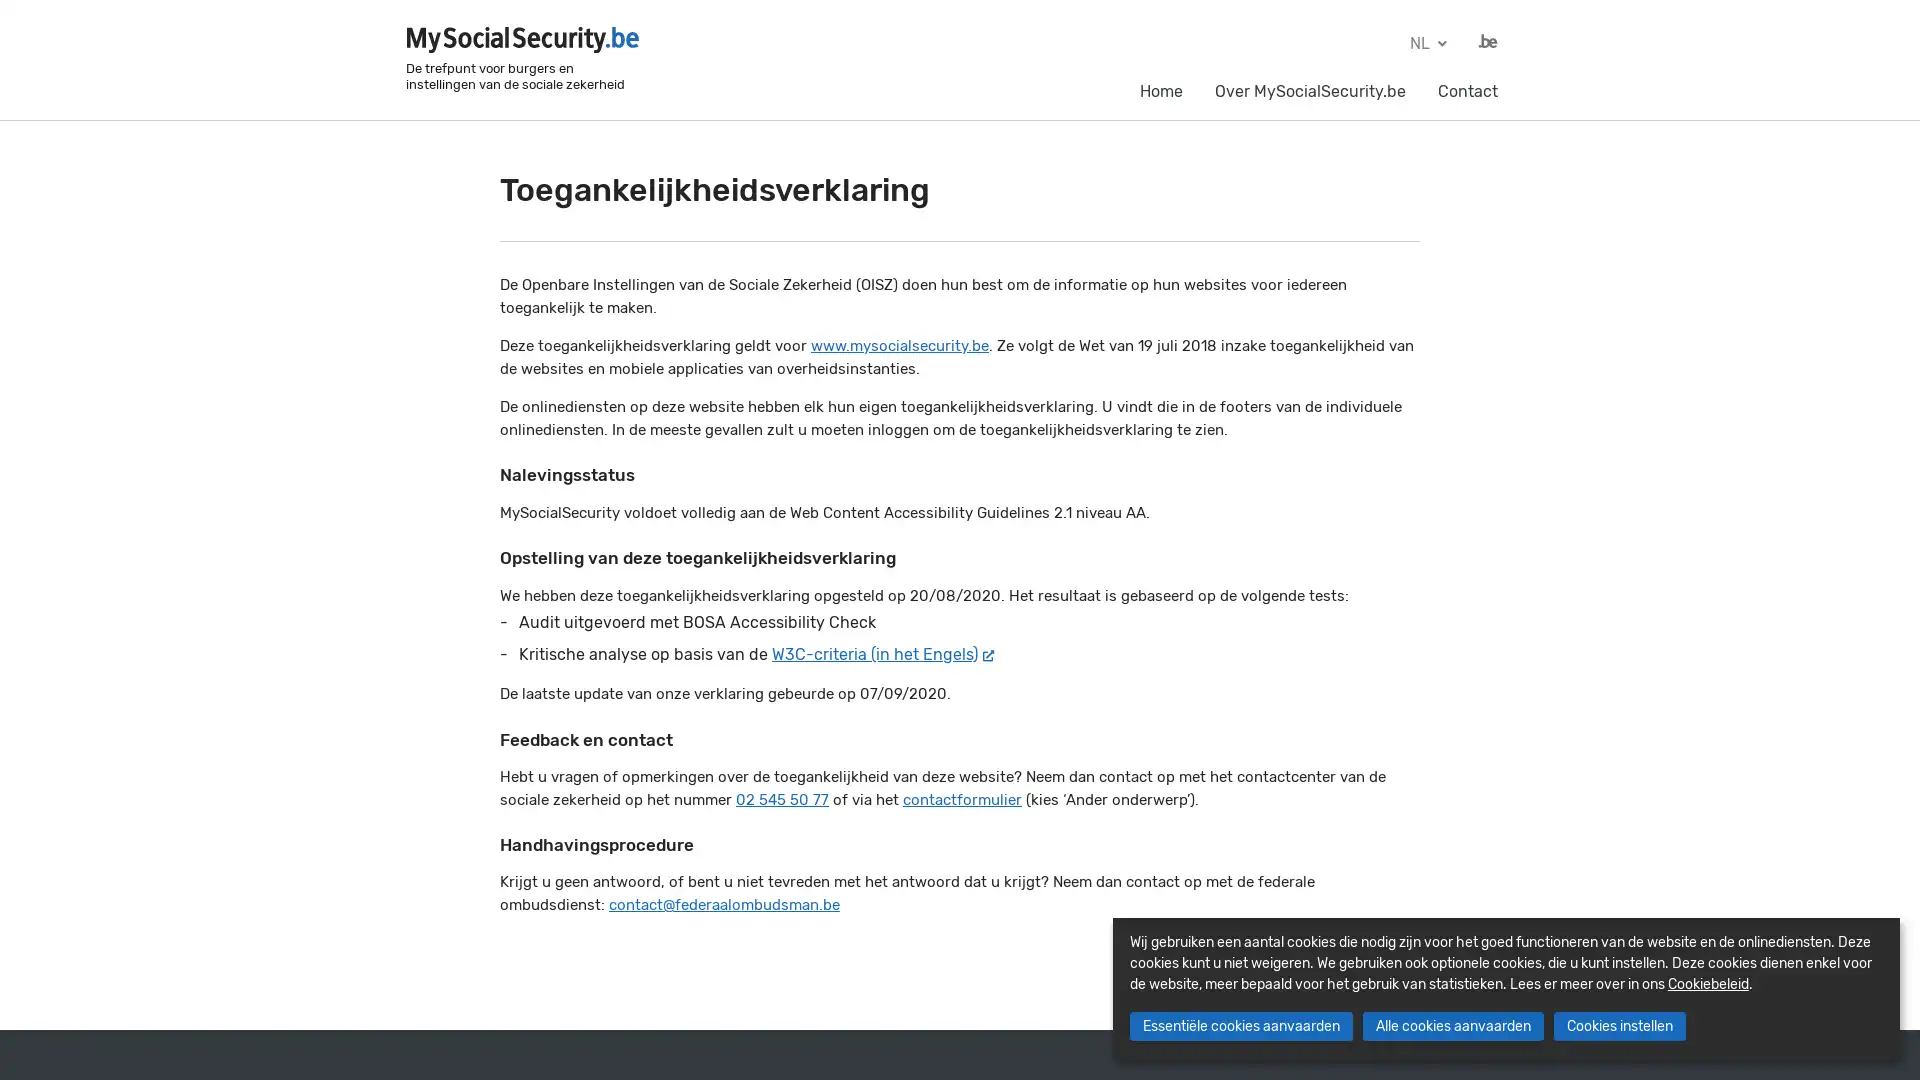 The width and height of the screenshot is (1920, 1080). Describe the element at coordinates (1618, 1026) in the screenshot. I see `Cookies instellen` at that location.